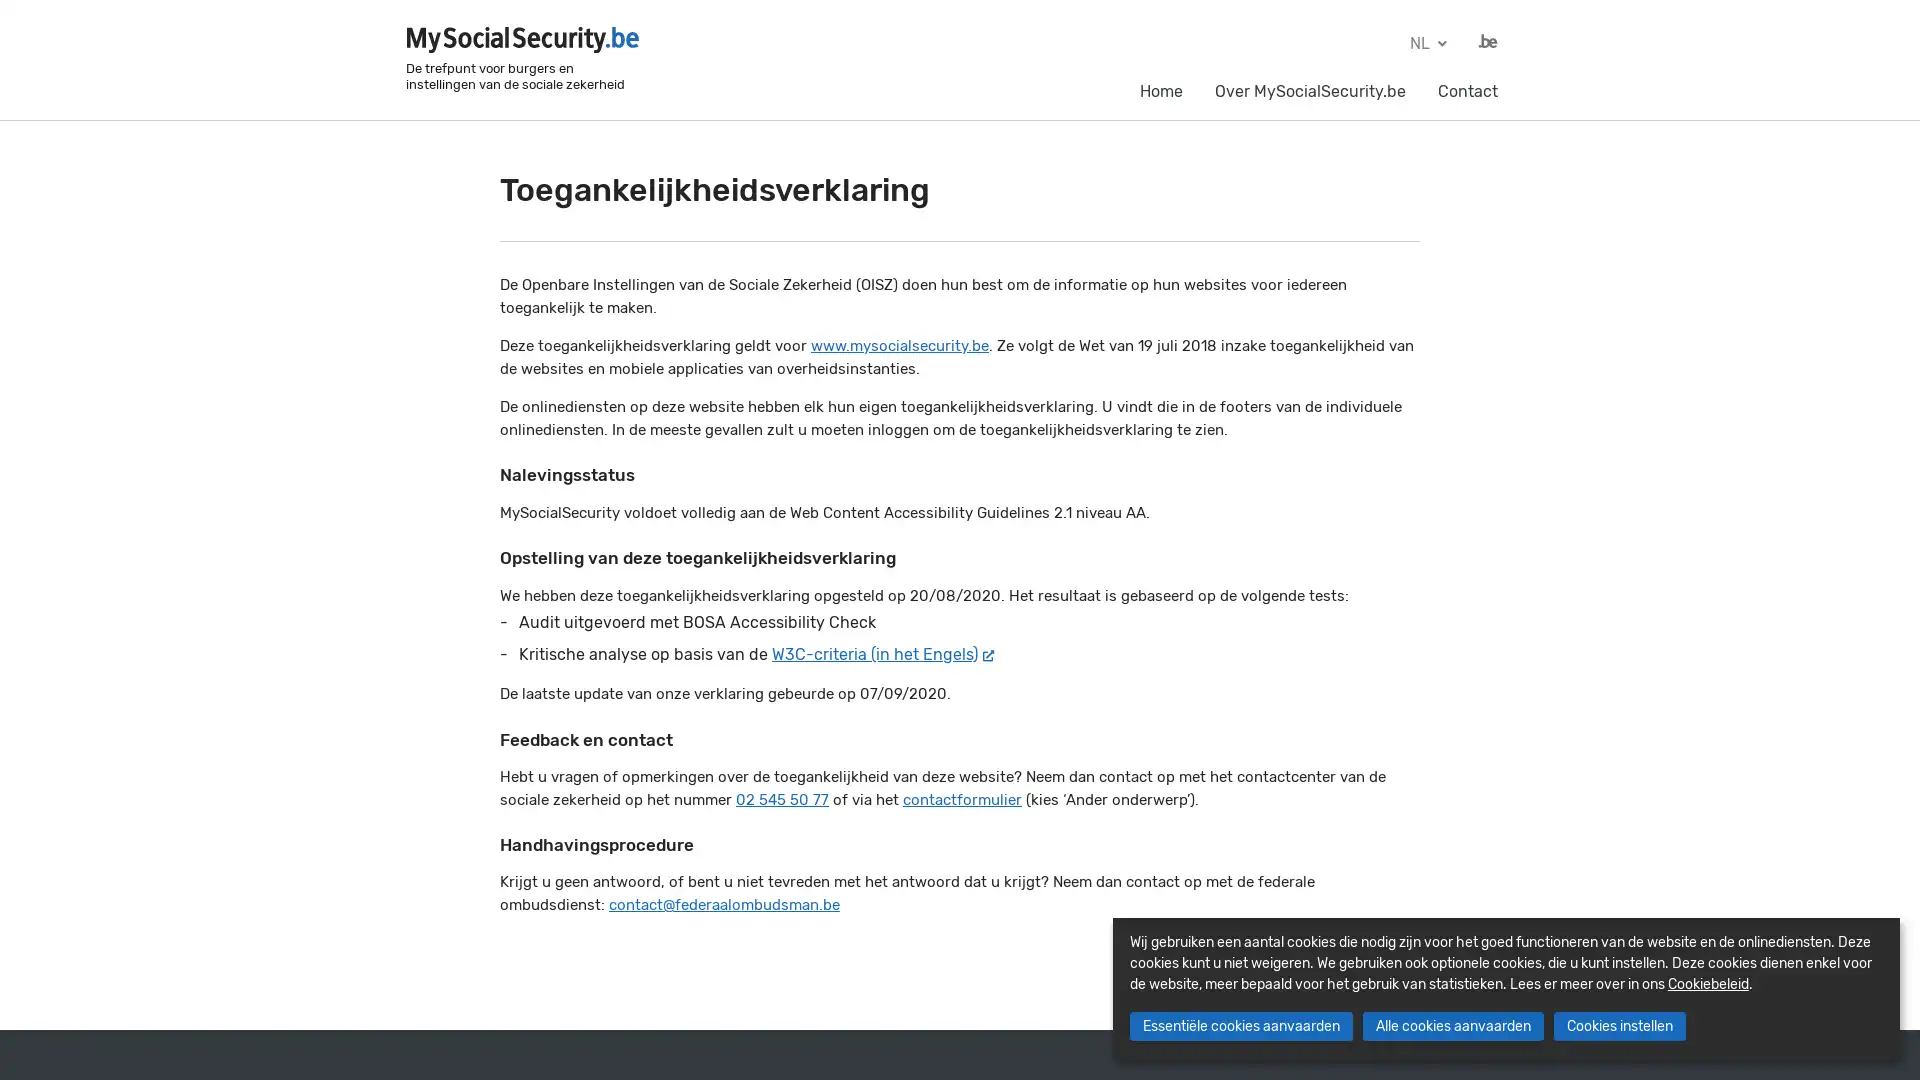 The width and height of the screenshot is (1920, 1080). Describe the element at coordinates (1618, 1026) in the screenshot. I see `Cookies instellen` at that location.